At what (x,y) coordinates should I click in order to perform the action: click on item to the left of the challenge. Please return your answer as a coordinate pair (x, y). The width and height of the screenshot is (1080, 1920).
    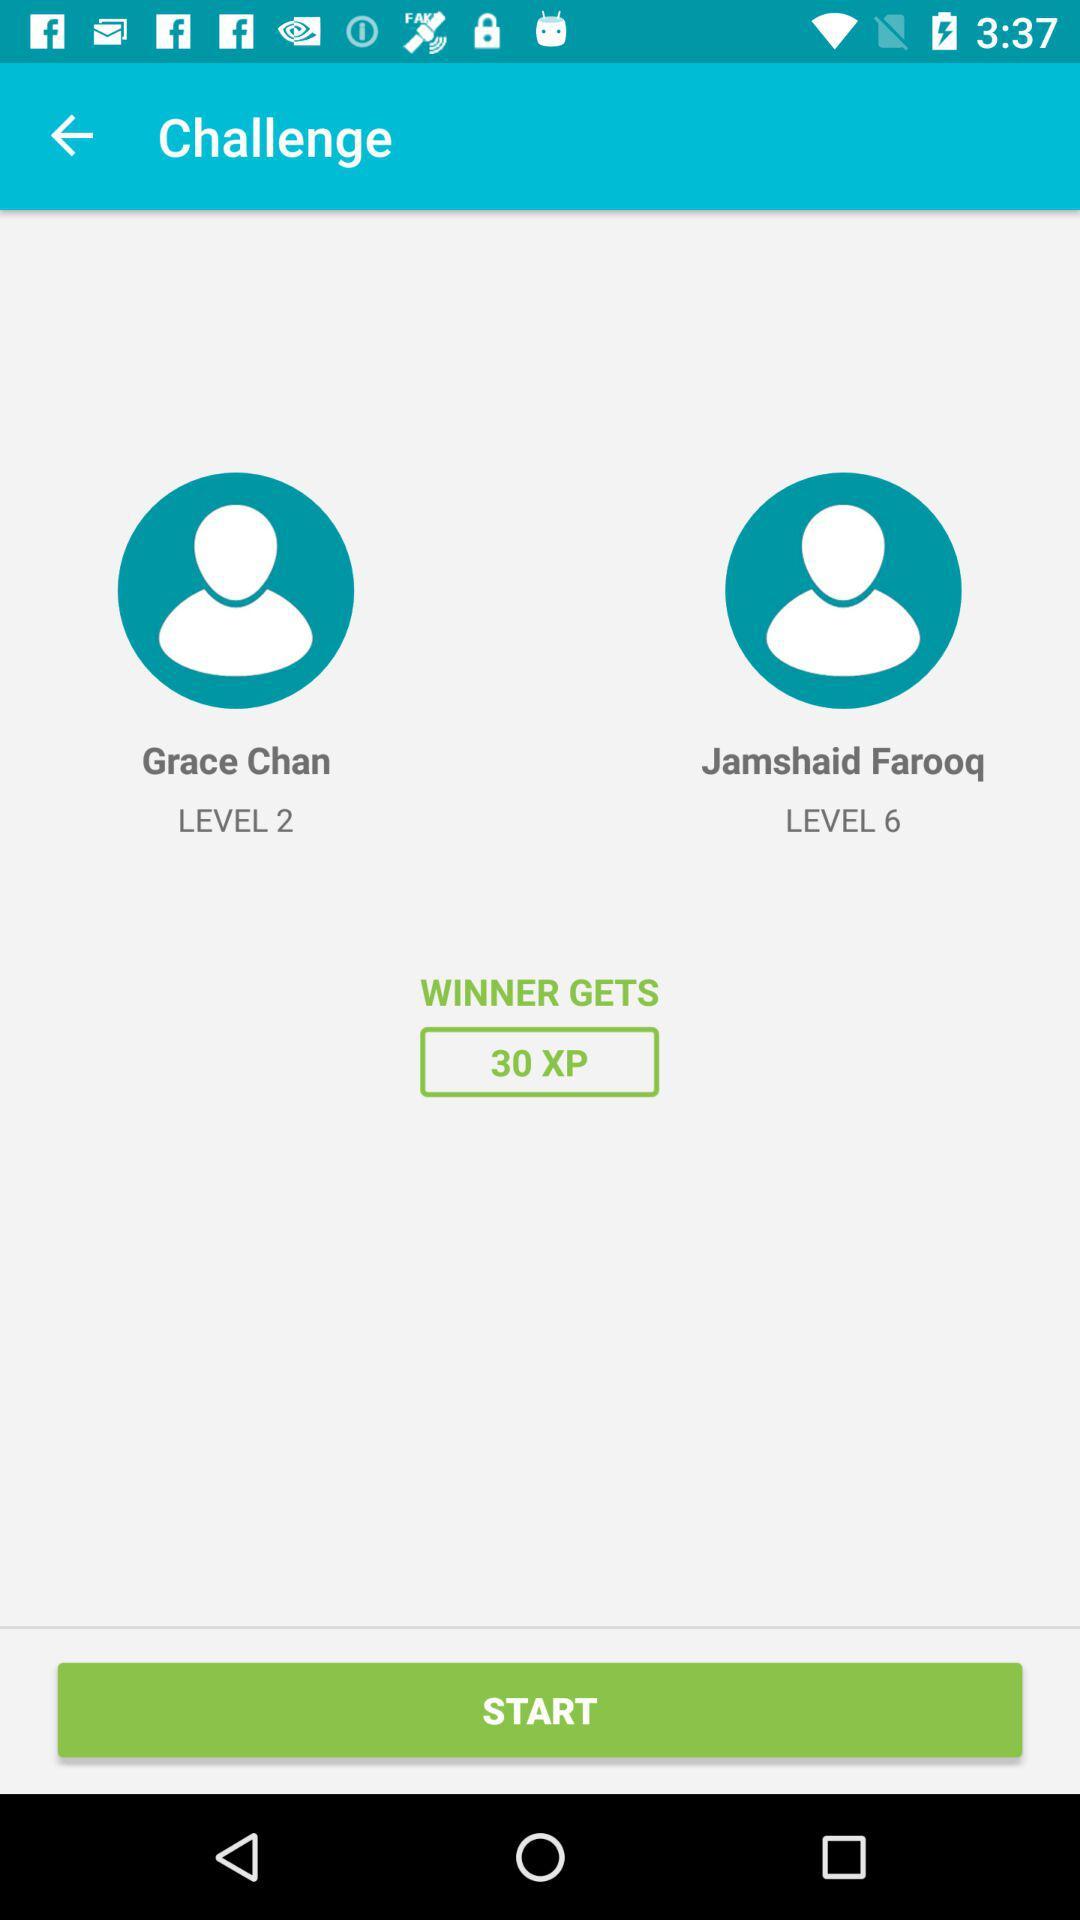
    Looking at the image, I should click on (72, 135).